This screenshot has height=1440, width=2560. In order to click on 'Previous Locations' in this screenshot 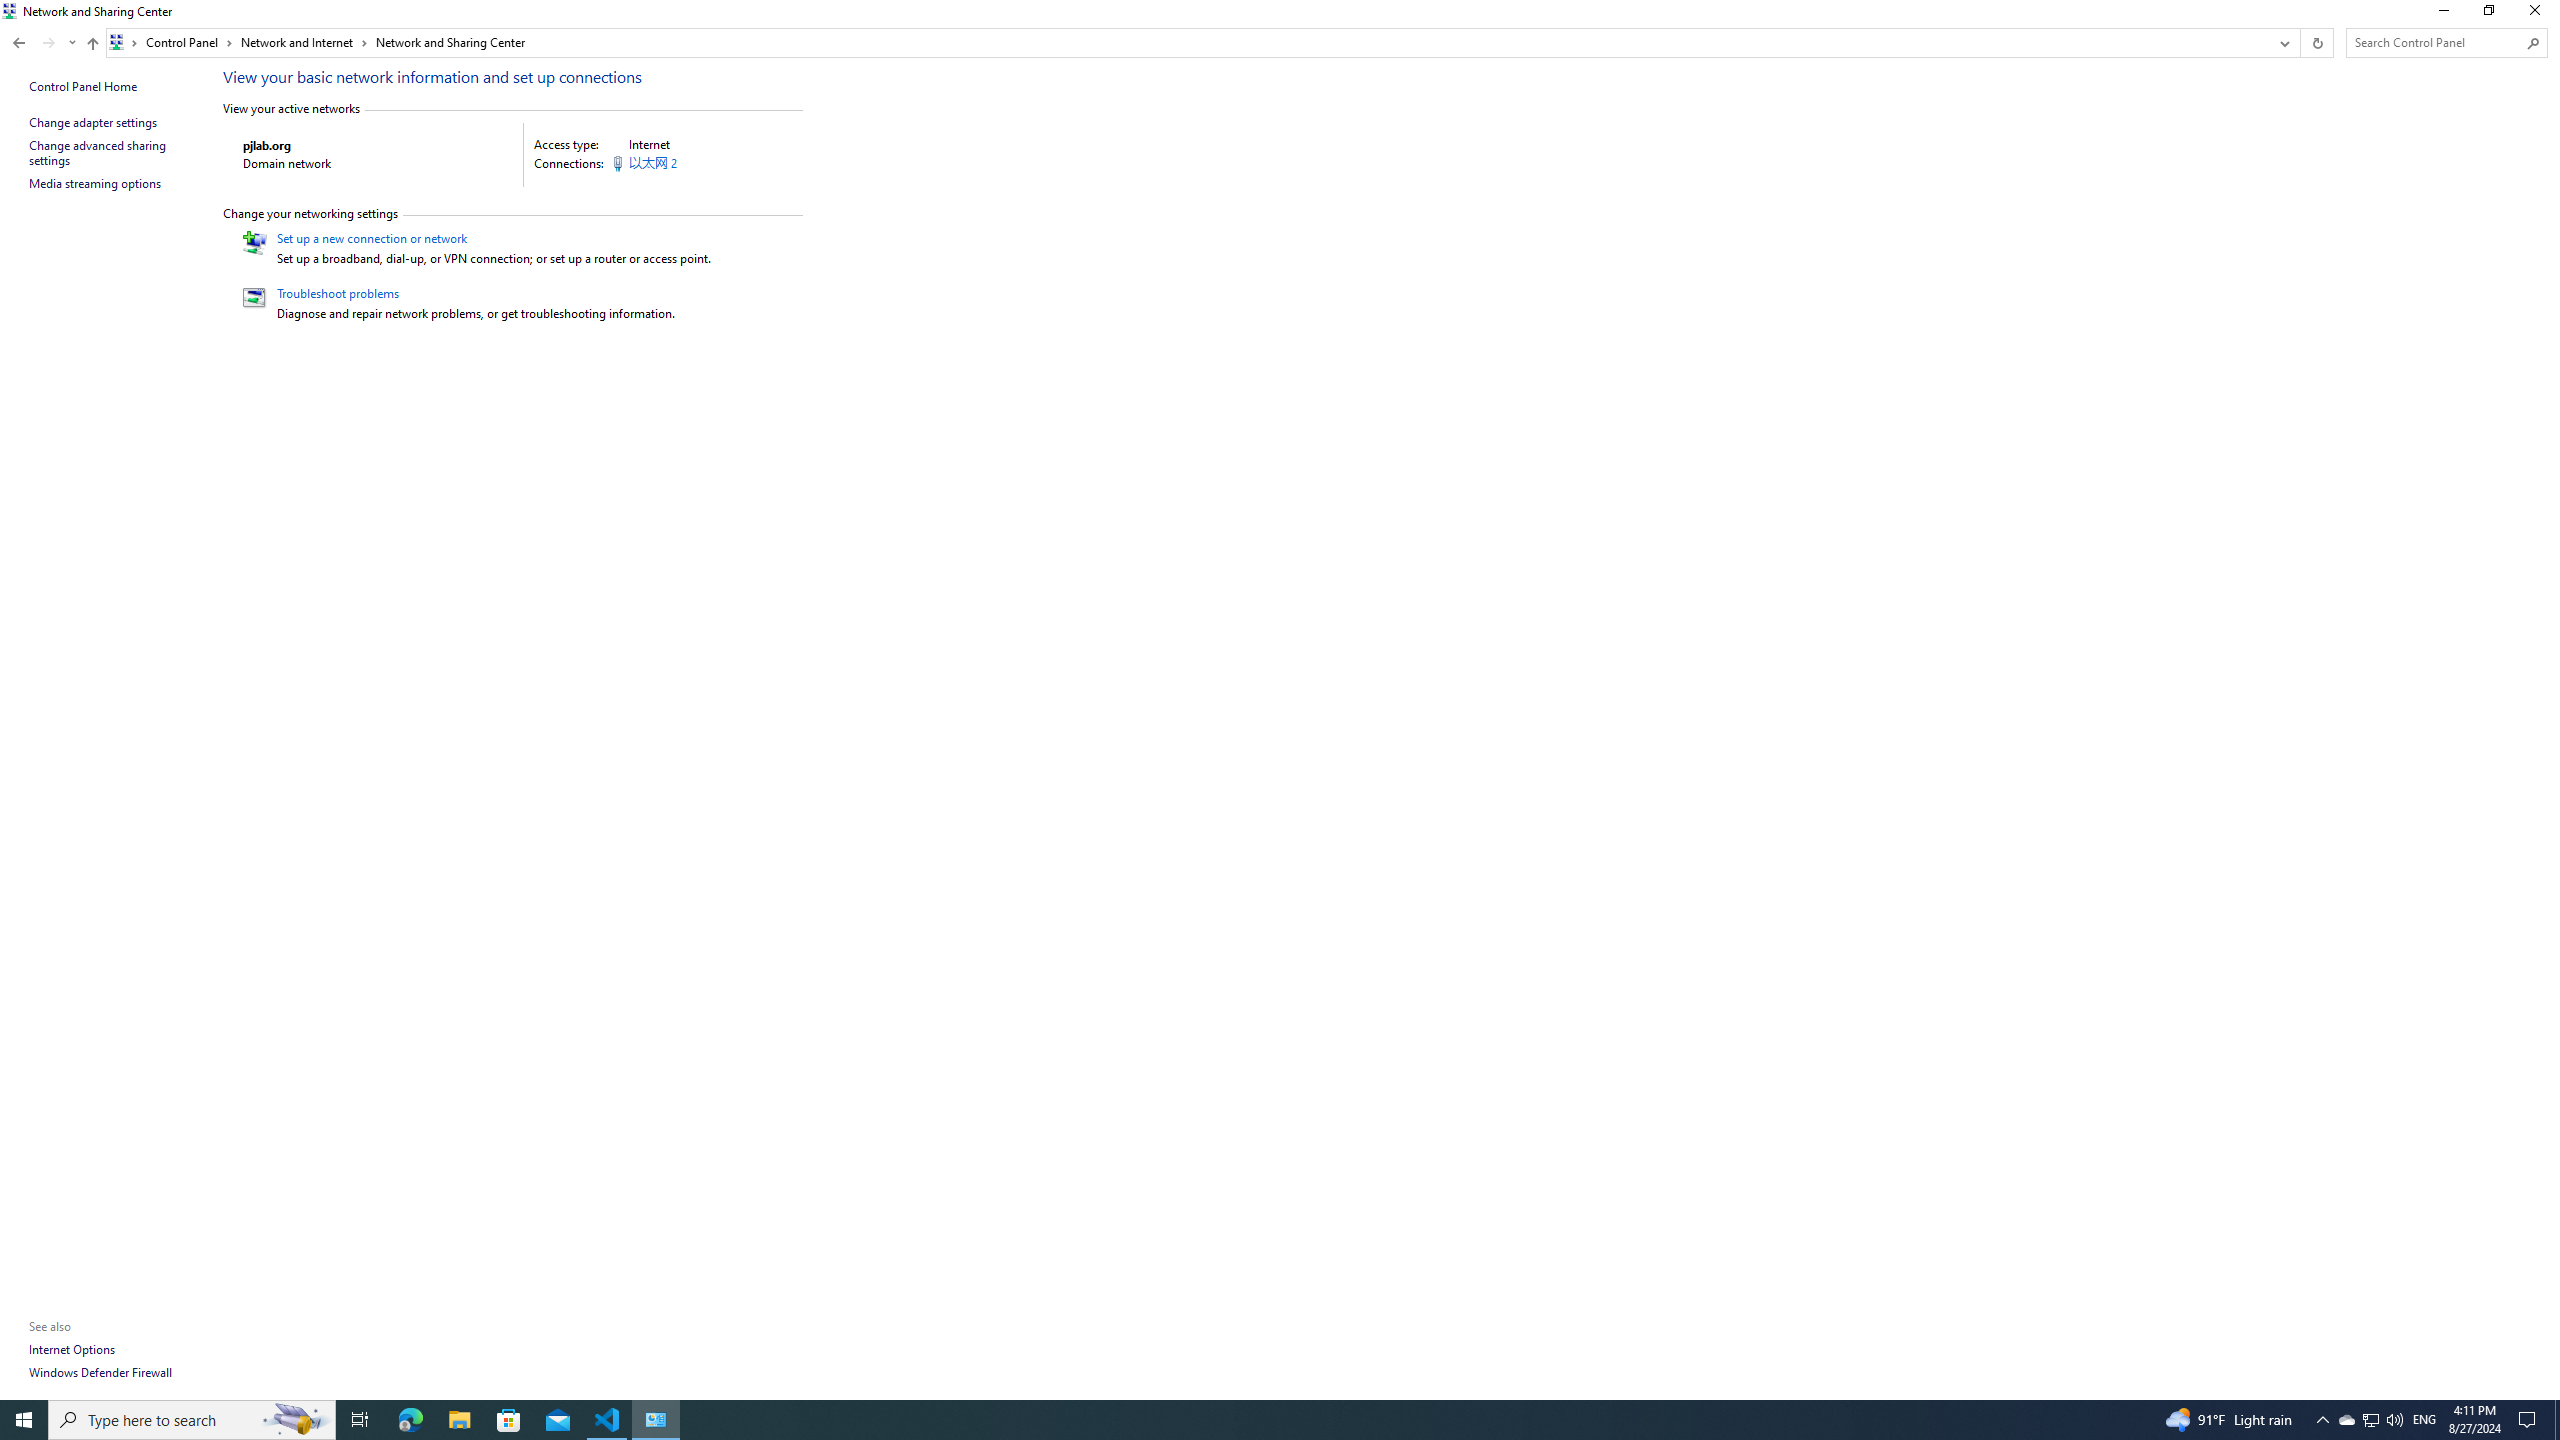, I will do `click(2282, 42)`.